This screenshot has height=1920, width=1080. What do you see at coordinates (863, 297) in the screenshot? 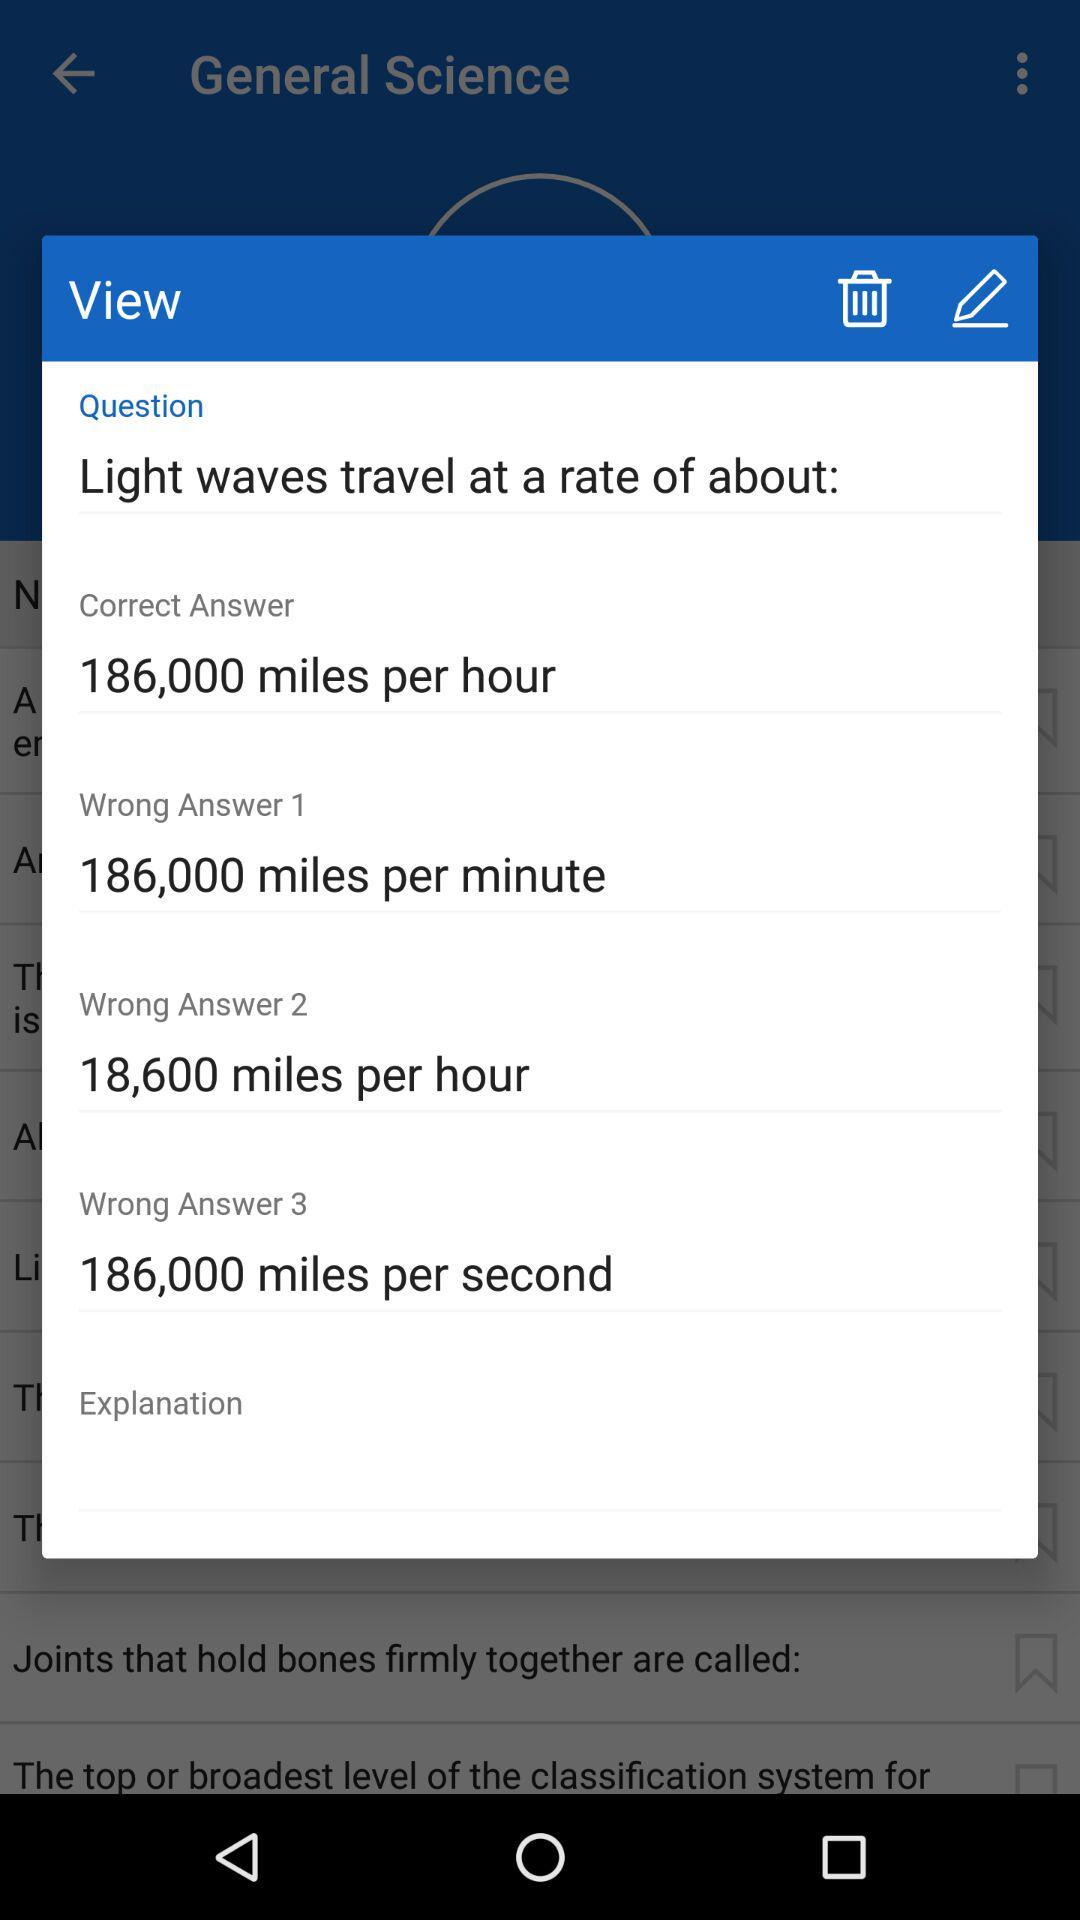
I see `icon next to view icon` at bounding box center [863, 297].